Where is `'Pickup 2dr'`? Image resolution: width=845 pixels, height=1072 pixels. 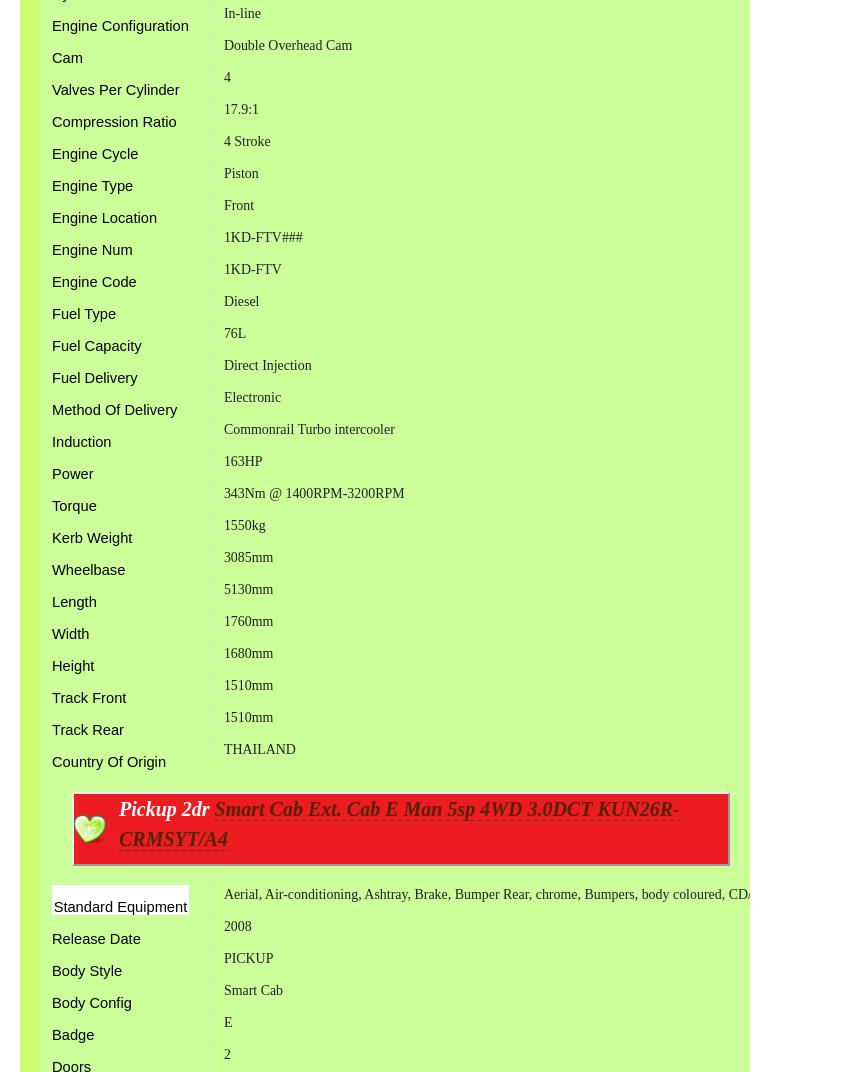
'Pickup 2dr' is located at coordinates (166, 808).